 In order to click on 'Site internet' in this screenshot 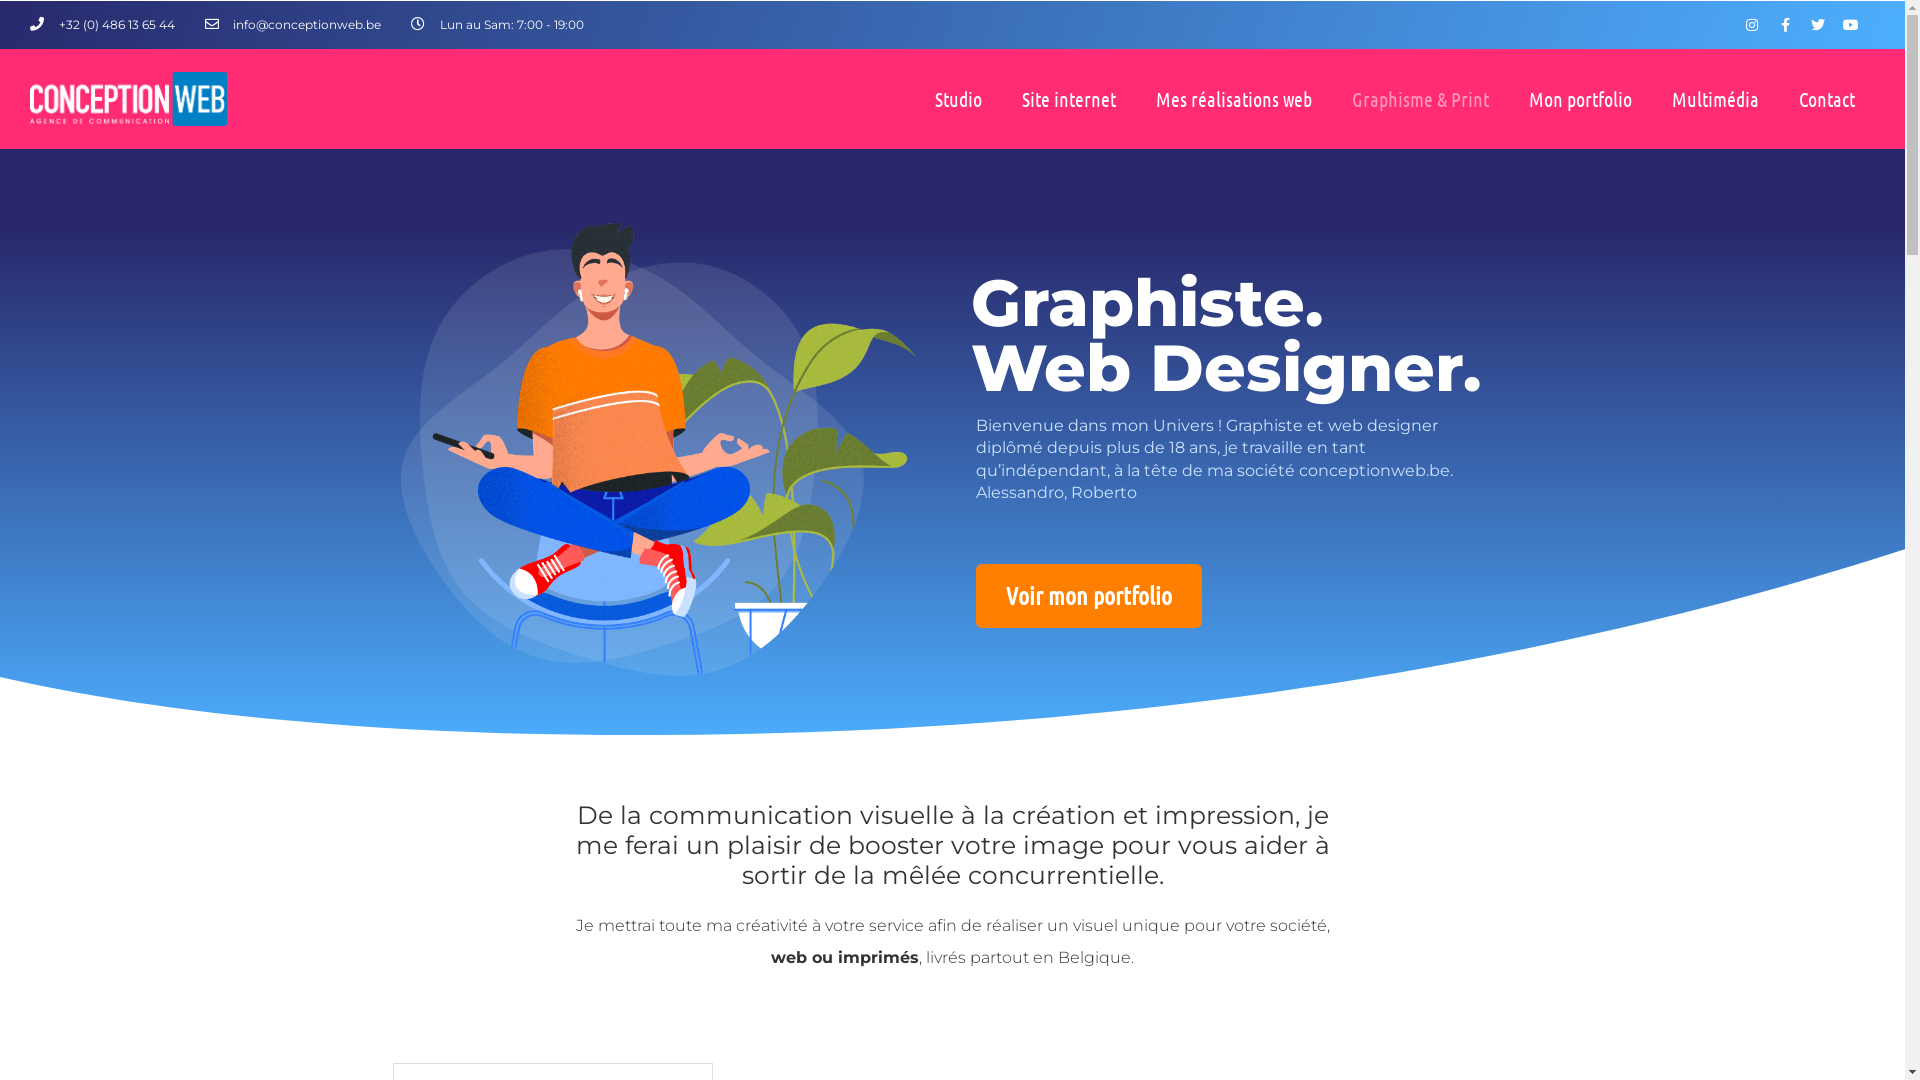, I will do `click(1068, 99)`.